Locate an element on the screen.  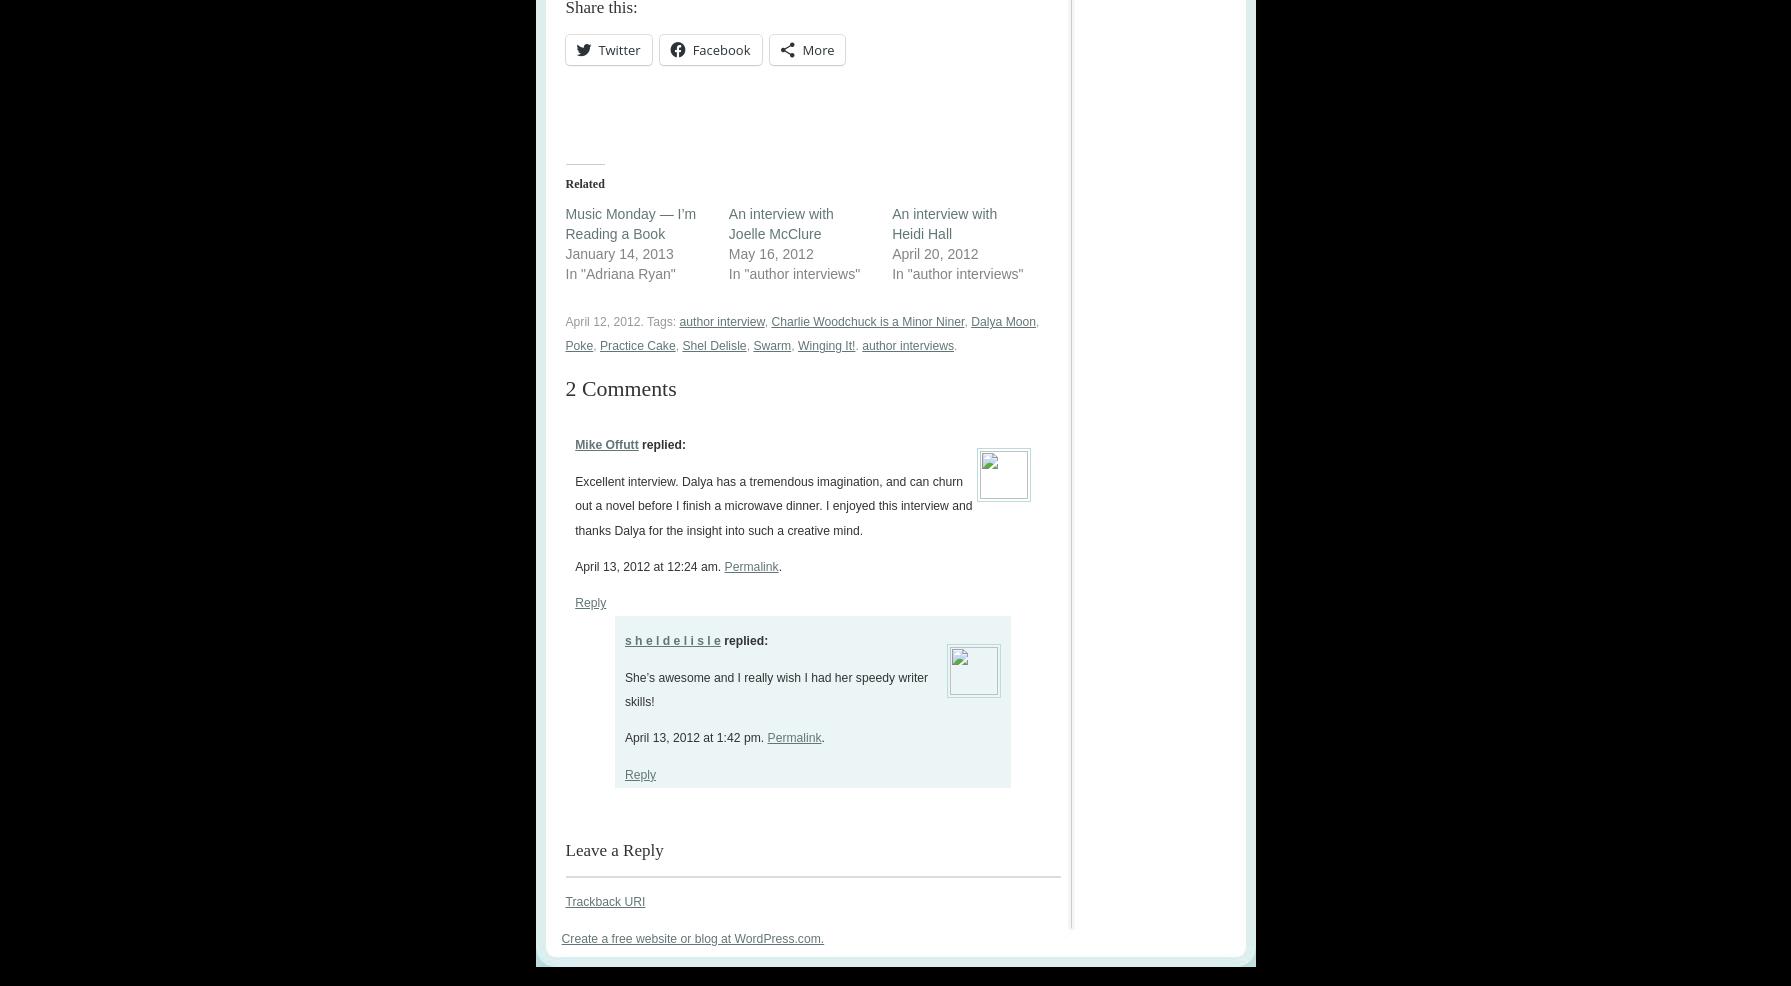
'Related' is located at coordinates (565, 182).